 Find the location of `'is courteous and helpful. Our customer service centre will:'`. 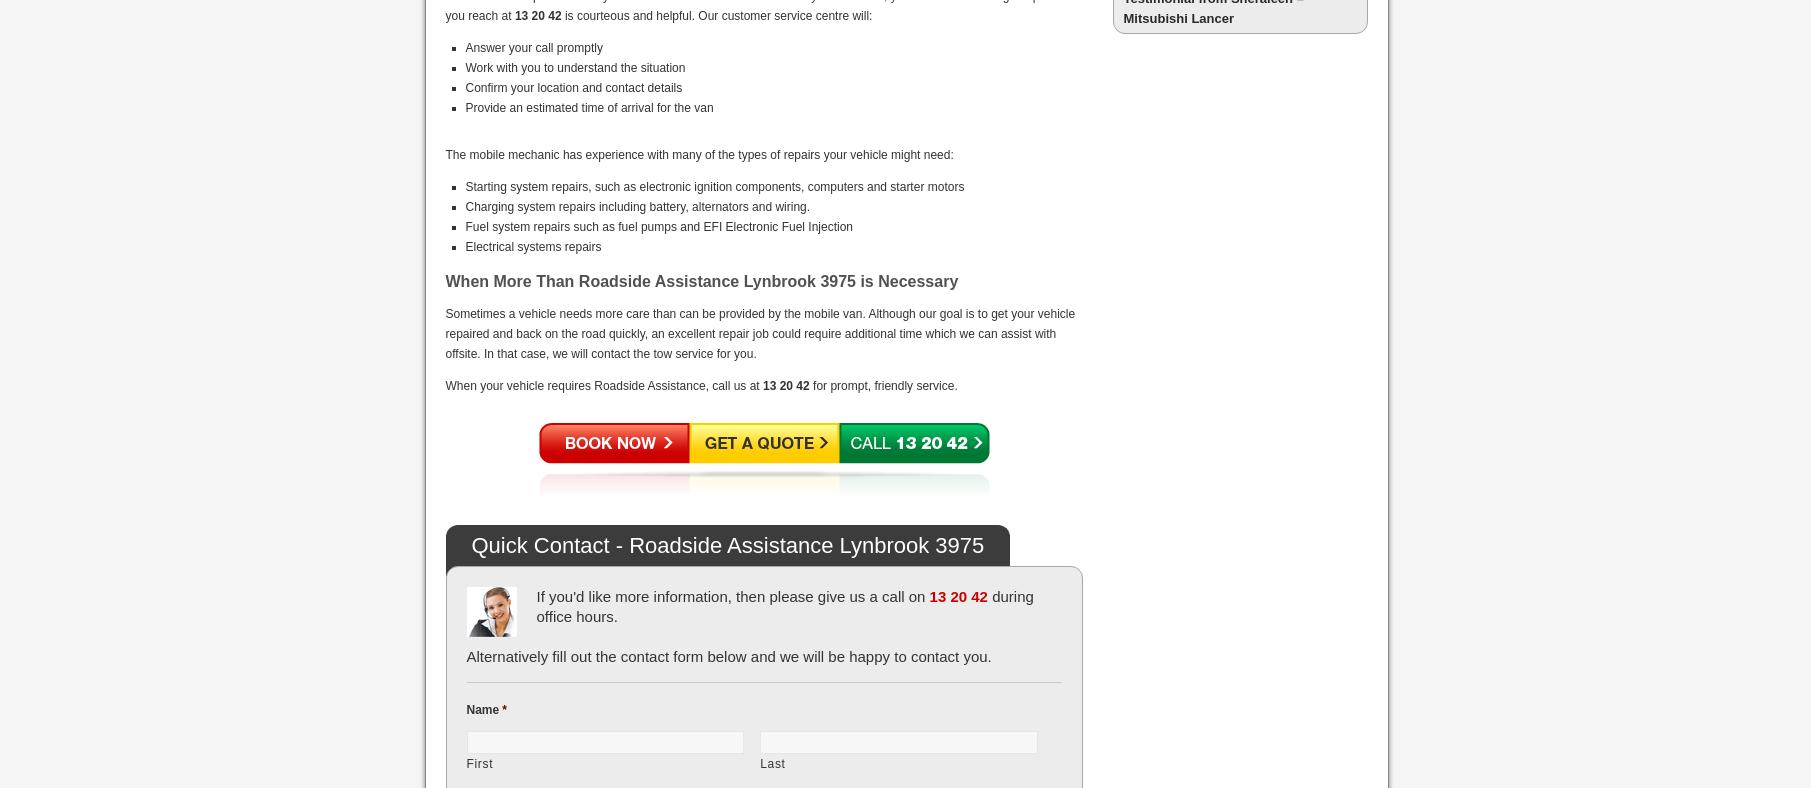

'is courteous and helpful. Our customer service centre will:' is located at coordinates (715, 14).